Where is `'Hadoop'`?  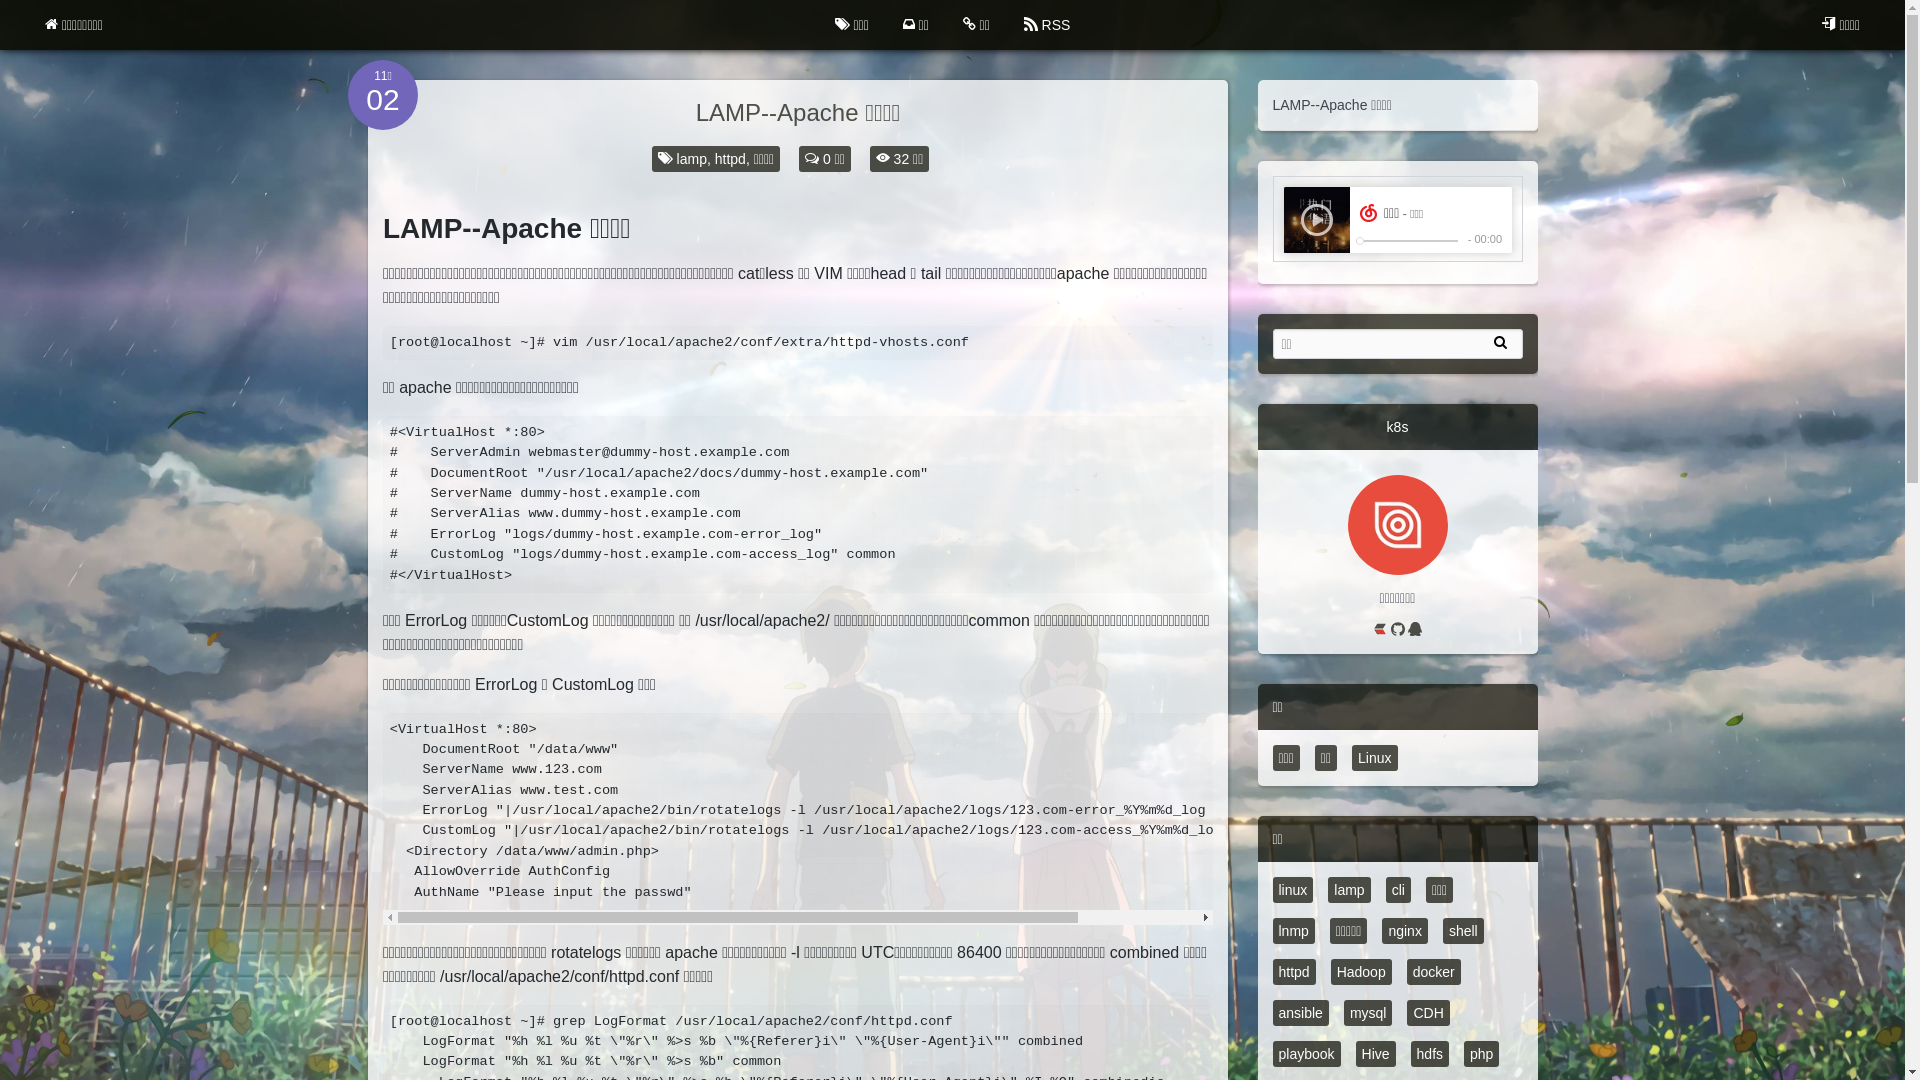 'Hadoop' is located at coordinates (1360, 971).